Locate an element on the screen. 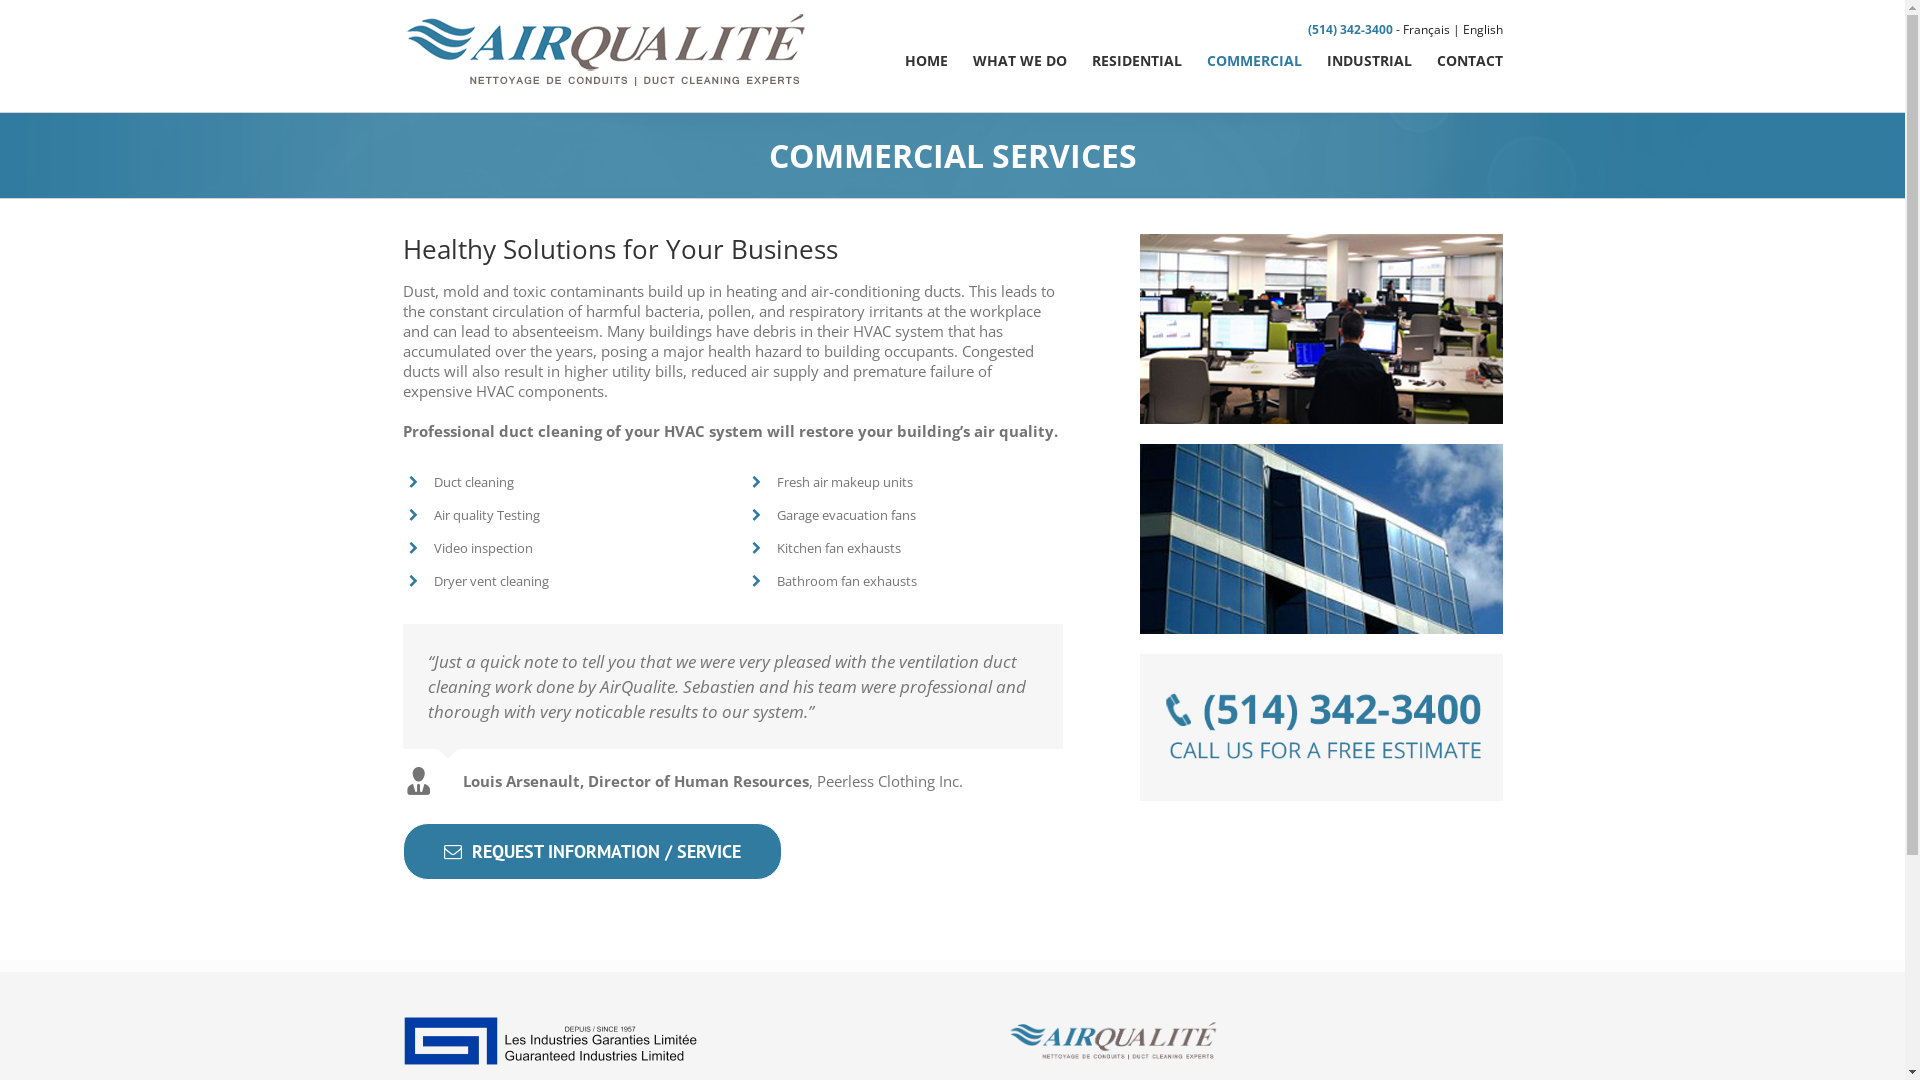  'RESIDENTIAL' is located at coordinates (1137, 57).